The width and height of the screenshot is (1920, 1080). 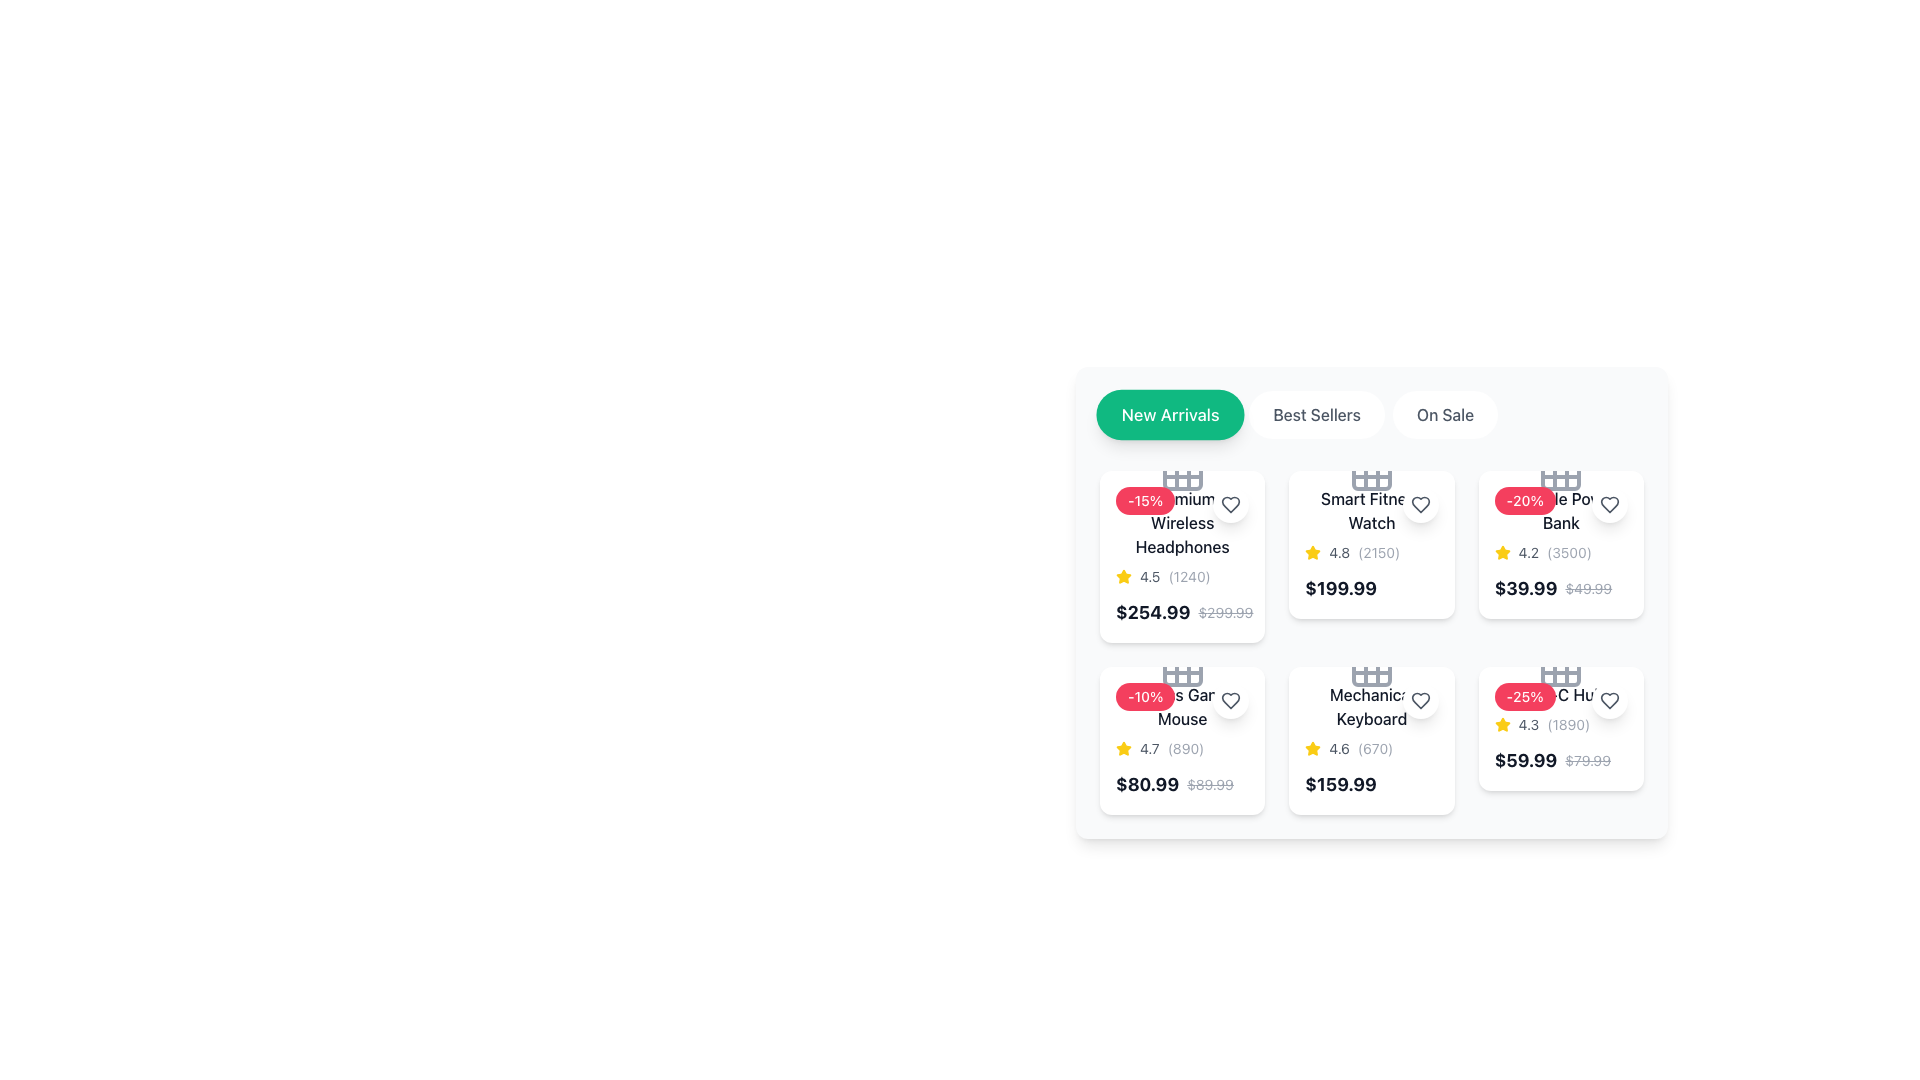 What do you see at coordinates (1371, 509) in the screenshot?
I see `the product associated with the Text label located` at bounding box center [1371, 509].